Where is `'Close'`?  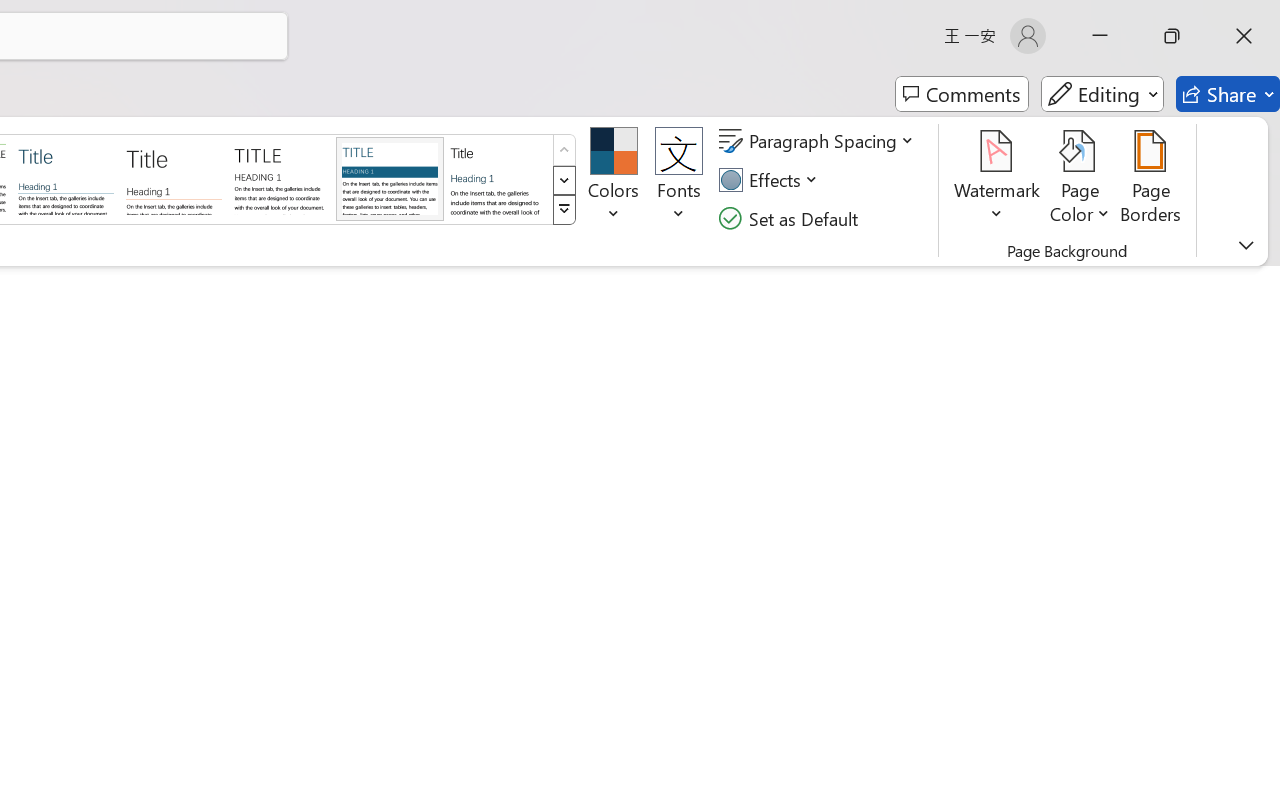
'Close' is located at coordinates (1243, 35).